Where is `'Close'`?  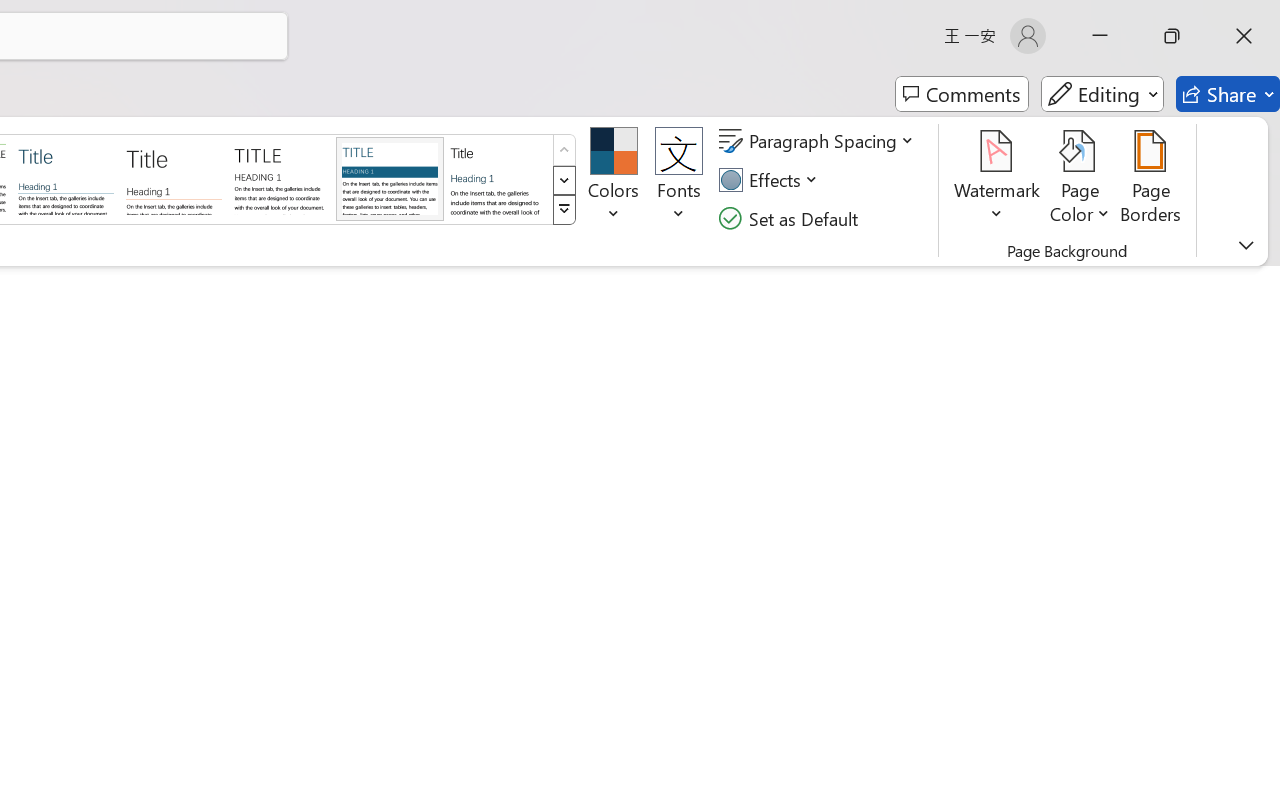
'Close' is located at coordinates (1243, 35).